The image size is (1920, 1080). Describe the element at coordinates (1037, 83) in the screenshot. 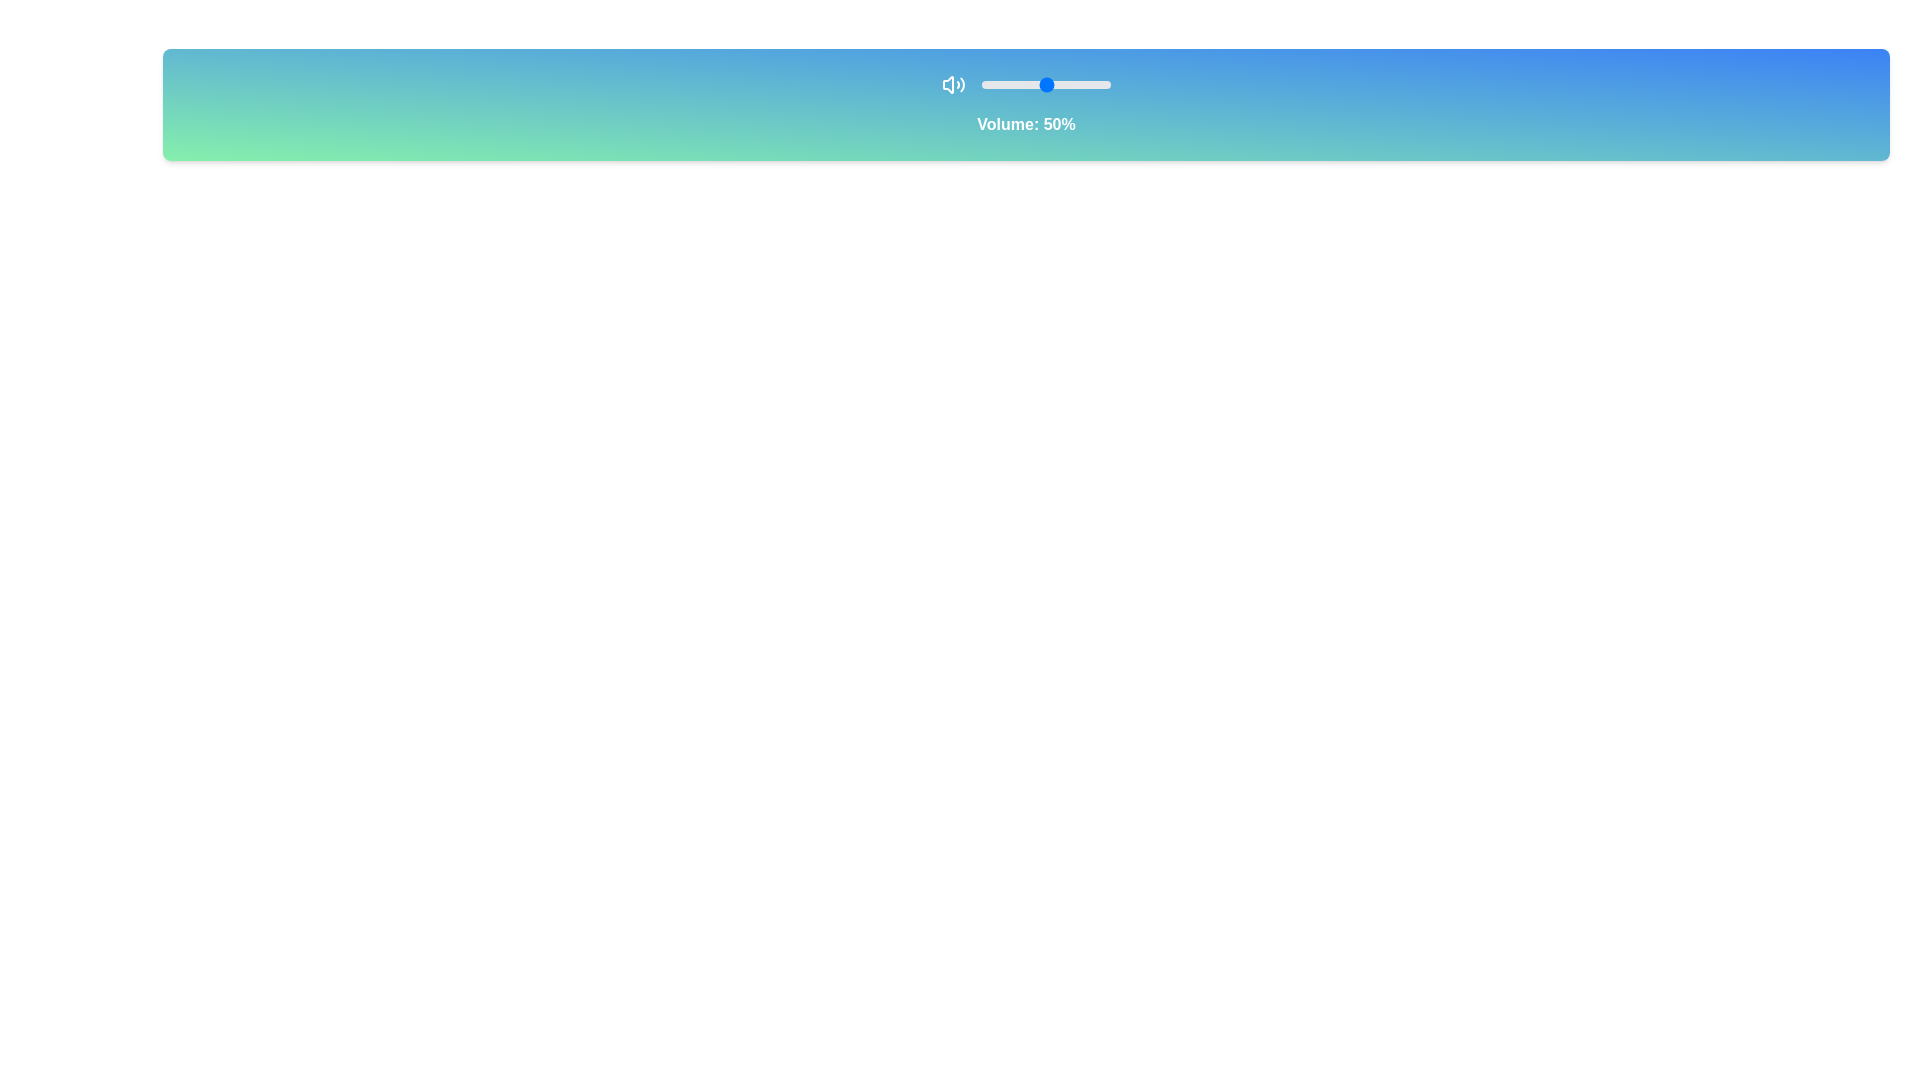

I see `the volume level on the slider` at that location.